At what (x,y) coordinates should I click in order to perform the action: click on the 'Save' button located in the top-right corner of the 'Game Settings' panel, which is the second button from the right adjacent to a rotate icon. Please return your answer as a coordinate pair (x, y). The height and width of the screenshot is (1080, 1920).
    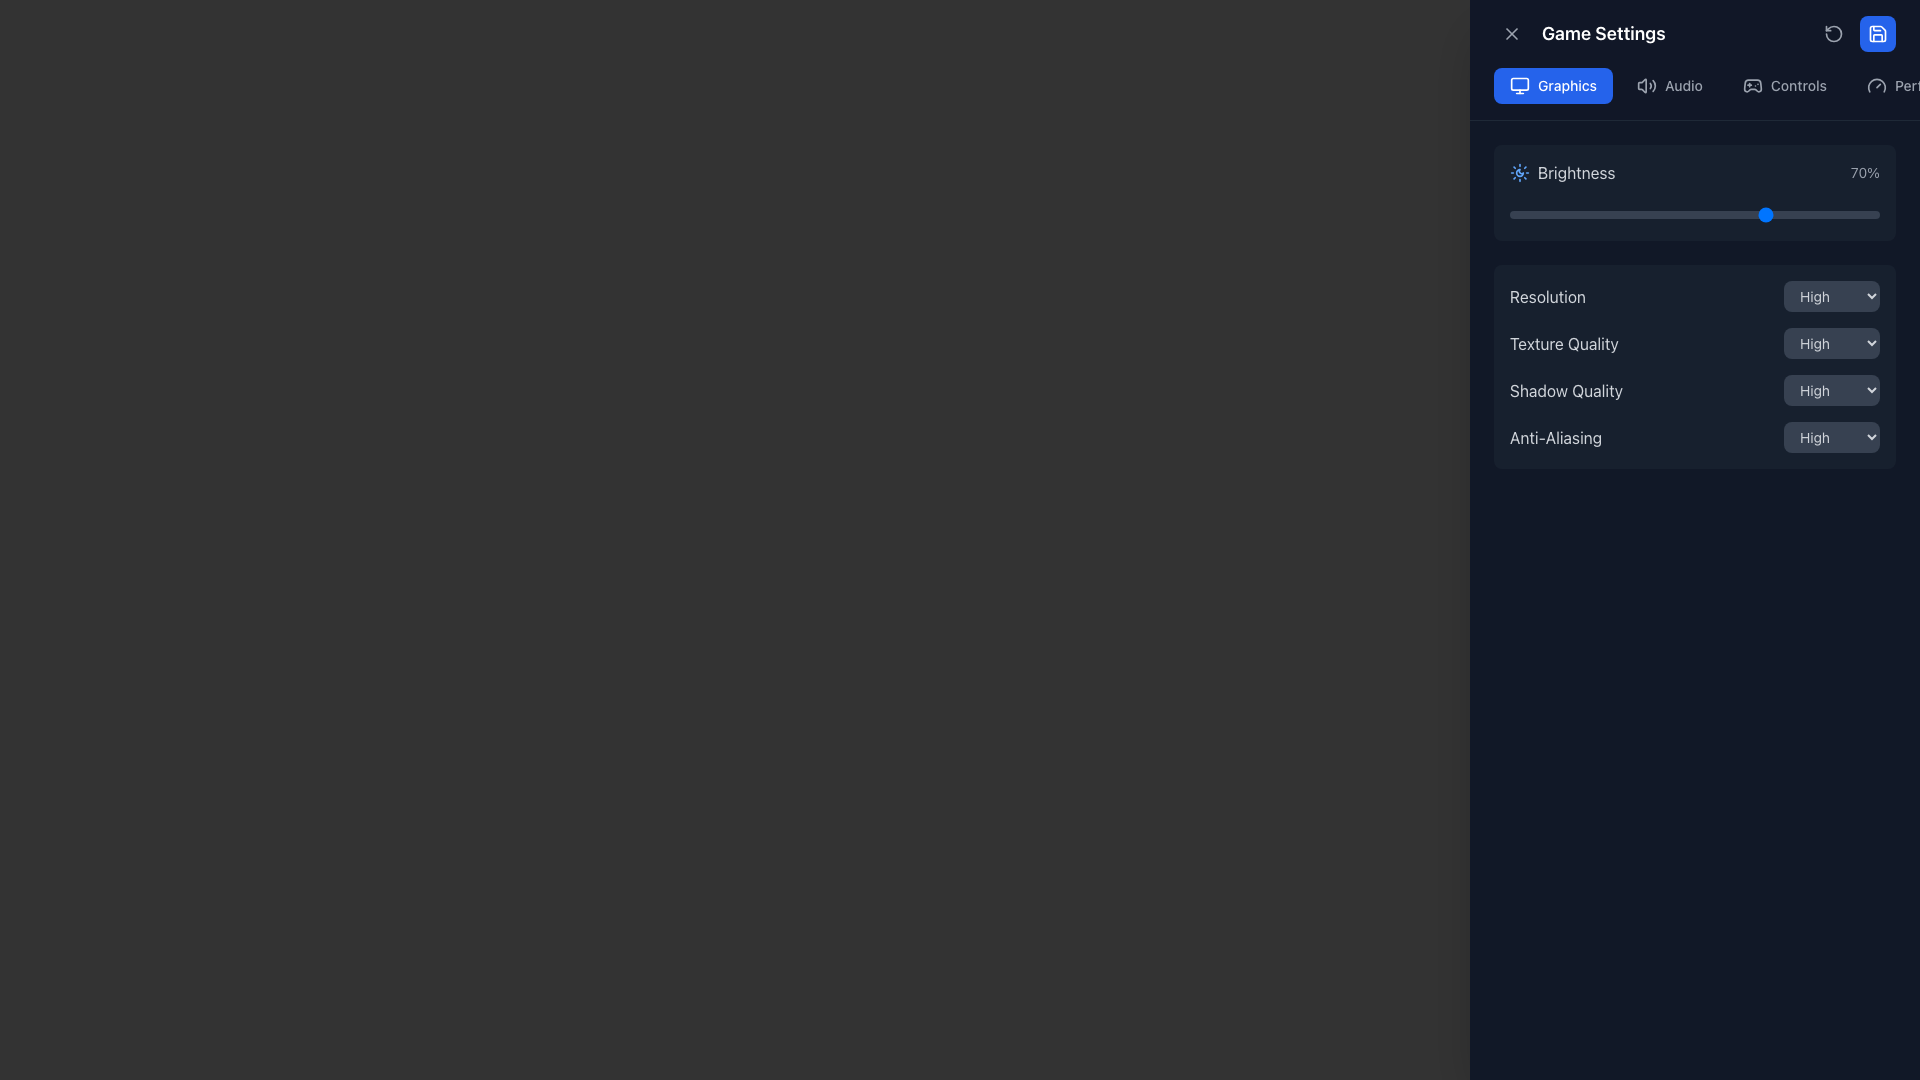
    Looking at the image, I should click on (1876, 34).